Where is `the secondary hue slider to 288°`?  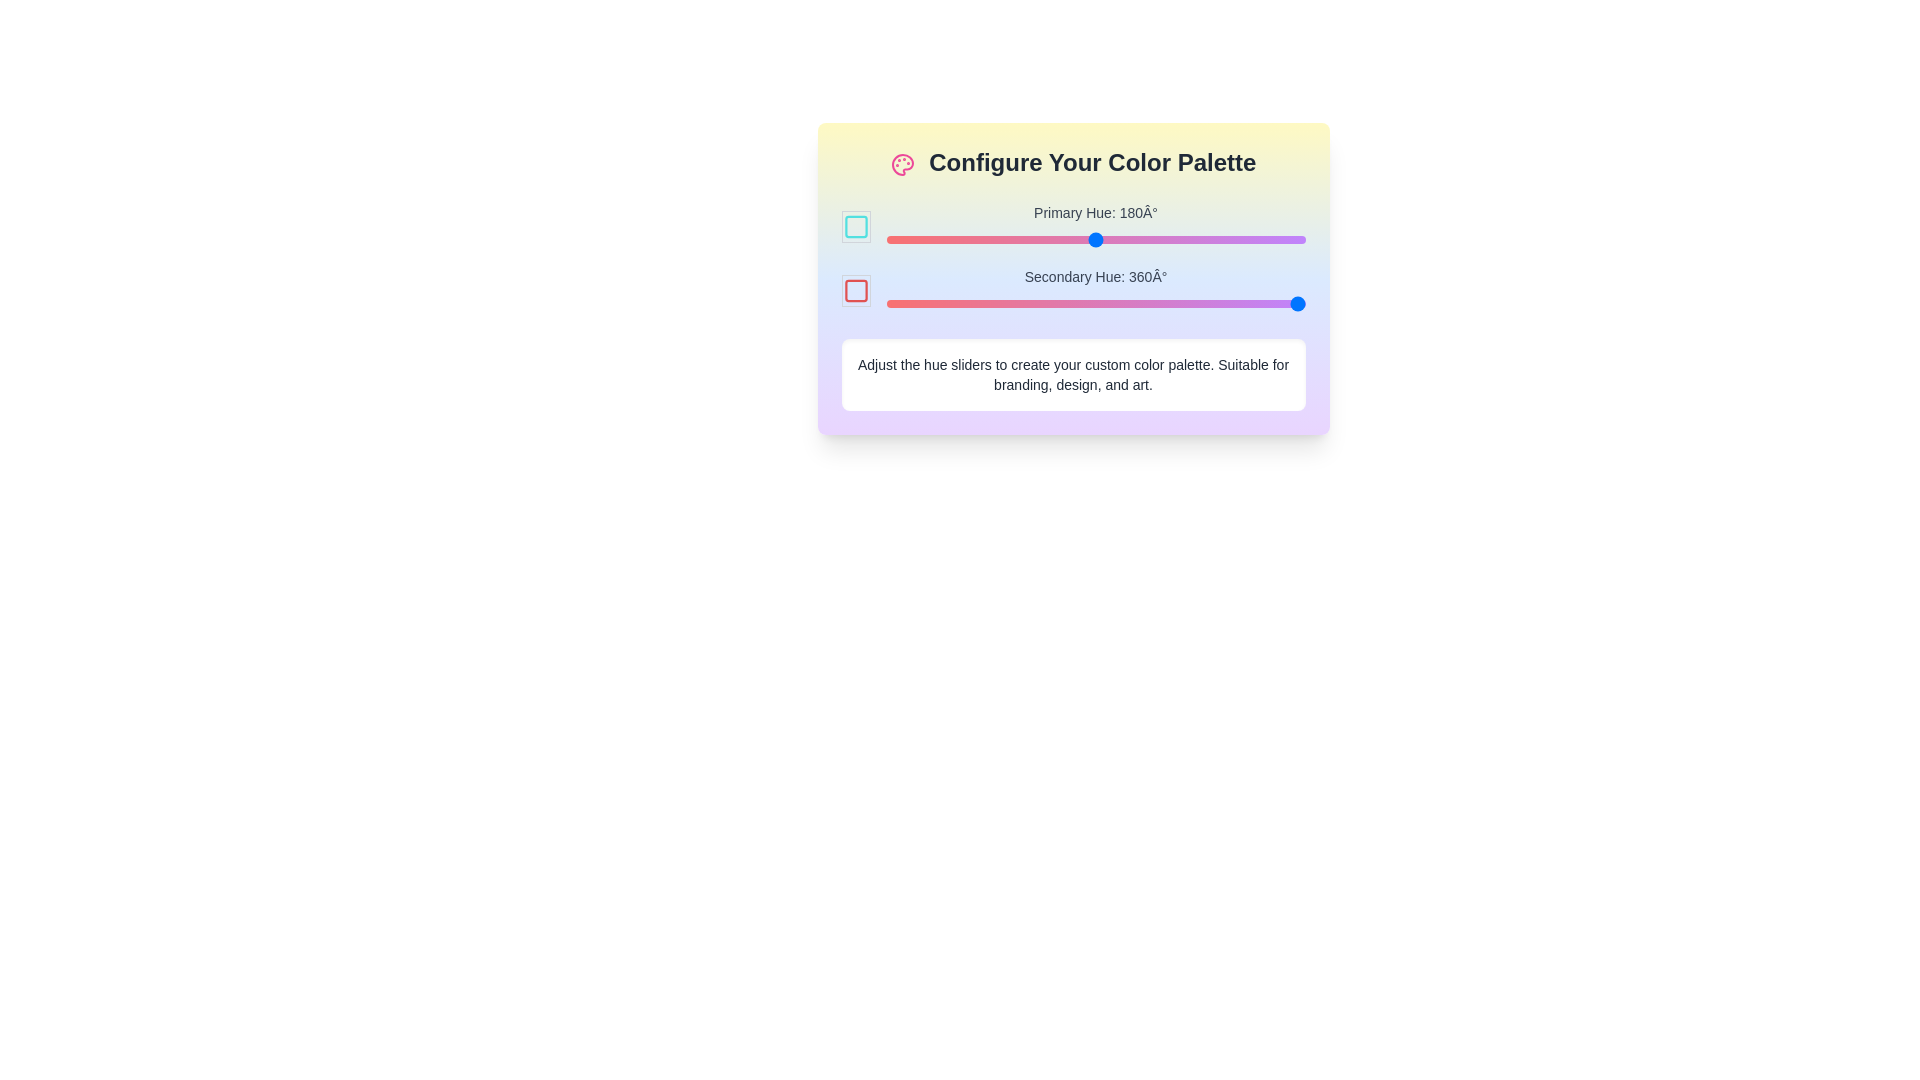 the secondary hue slider to 288° is located at coordinates (1220, 304).